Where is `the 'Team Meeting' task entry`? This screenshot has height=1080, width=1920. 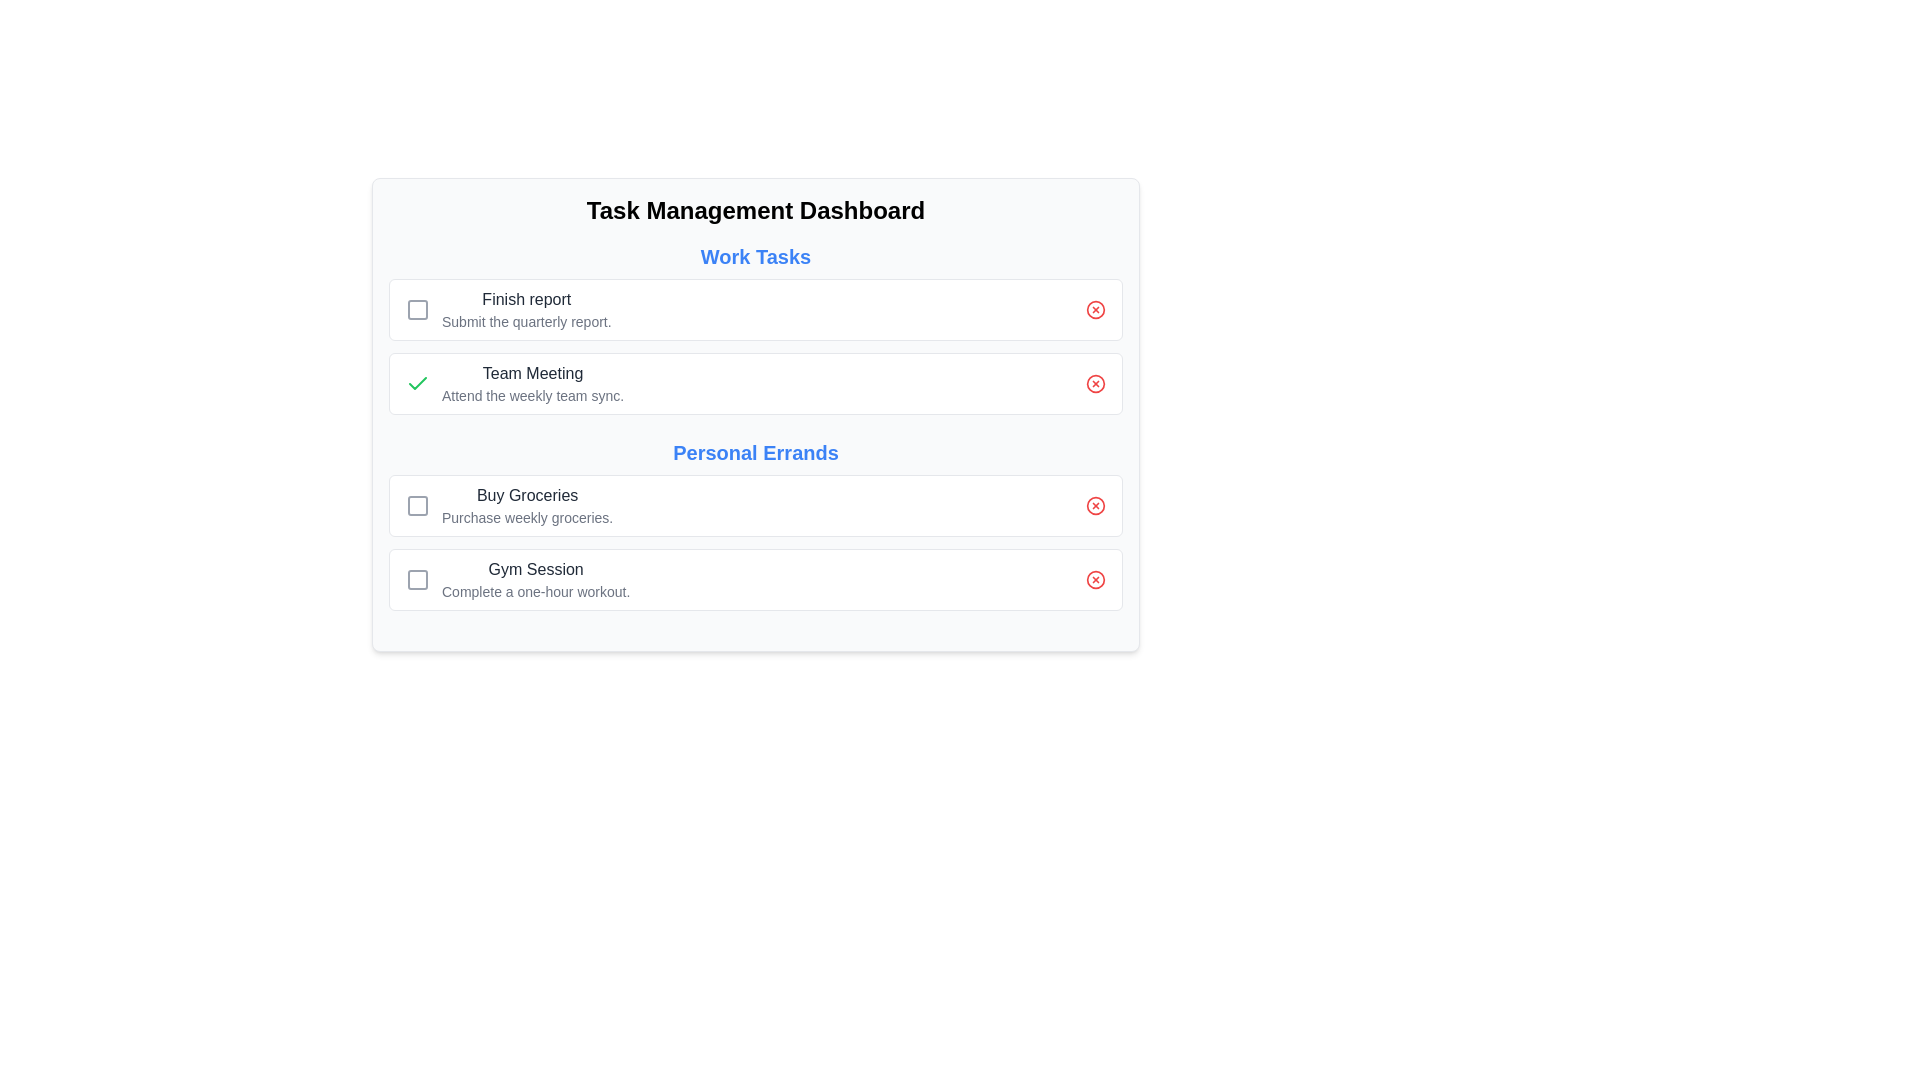 the 'Team Meeting' task entry is located at coordinates (515, 384).